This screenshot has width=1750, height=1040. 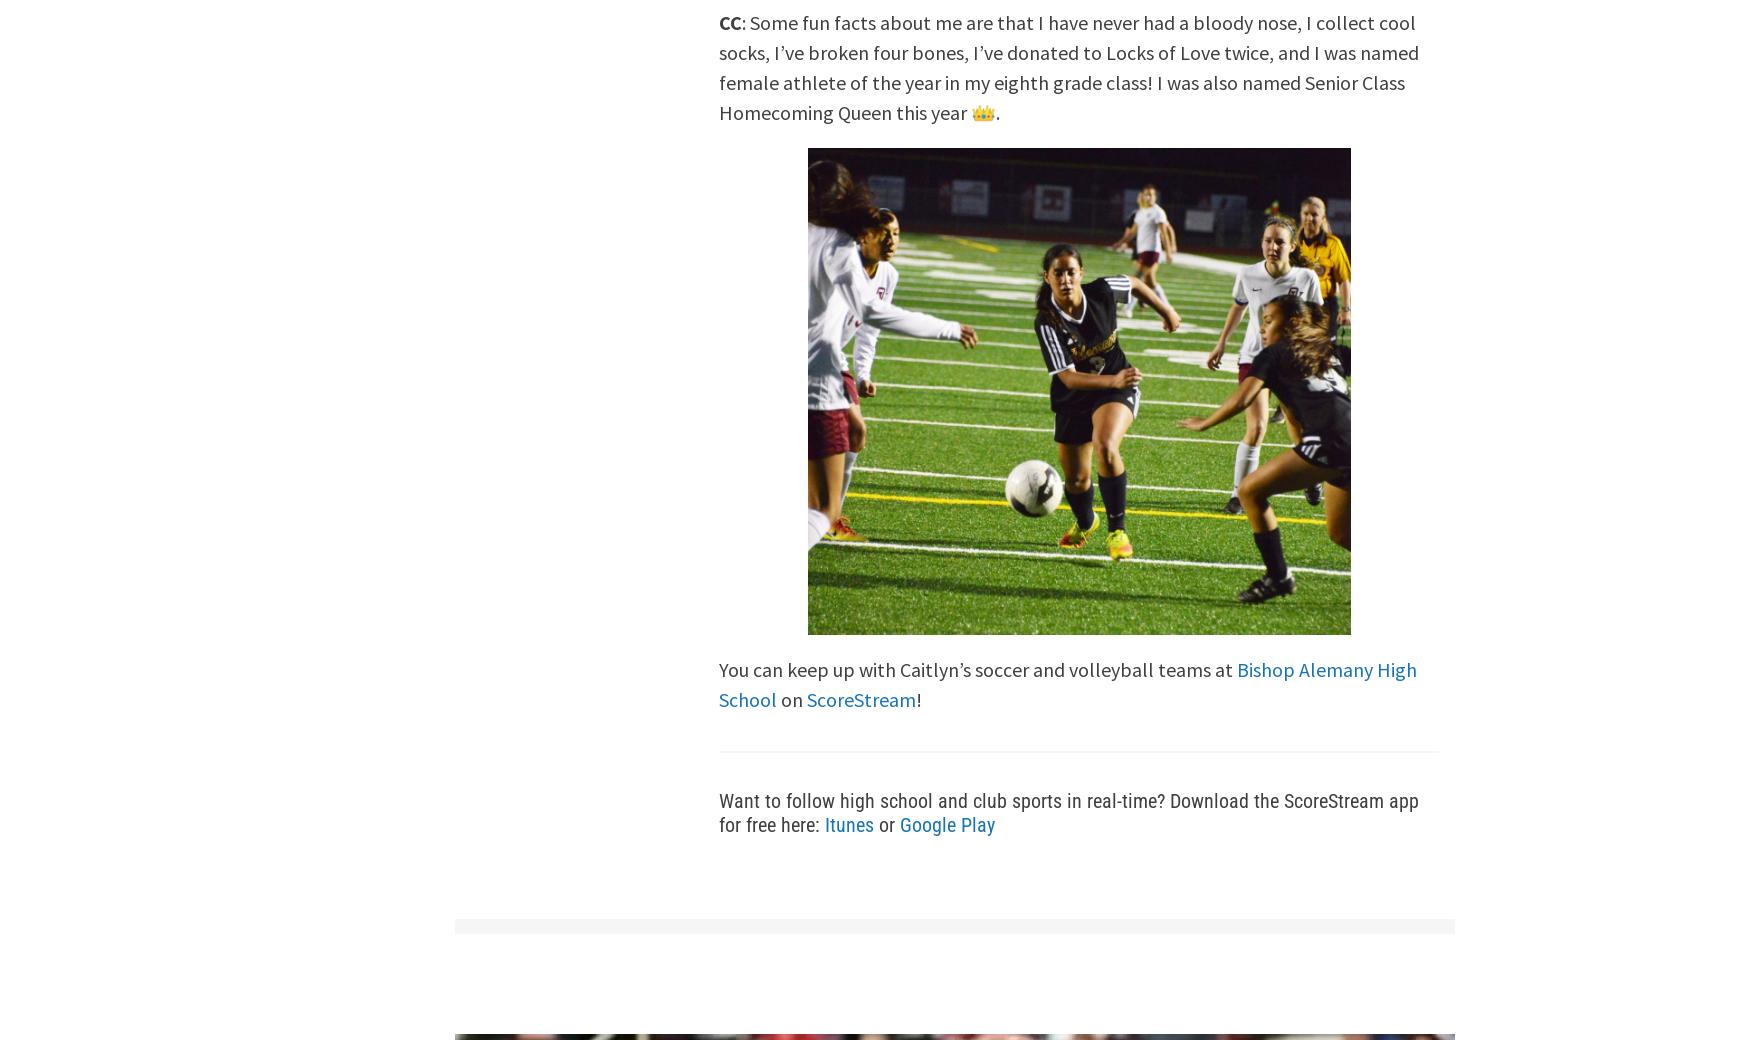 What do you see at coordinates (719, 21) in the screenshot?
I see `'CC'` at bounding box center [719, 21].